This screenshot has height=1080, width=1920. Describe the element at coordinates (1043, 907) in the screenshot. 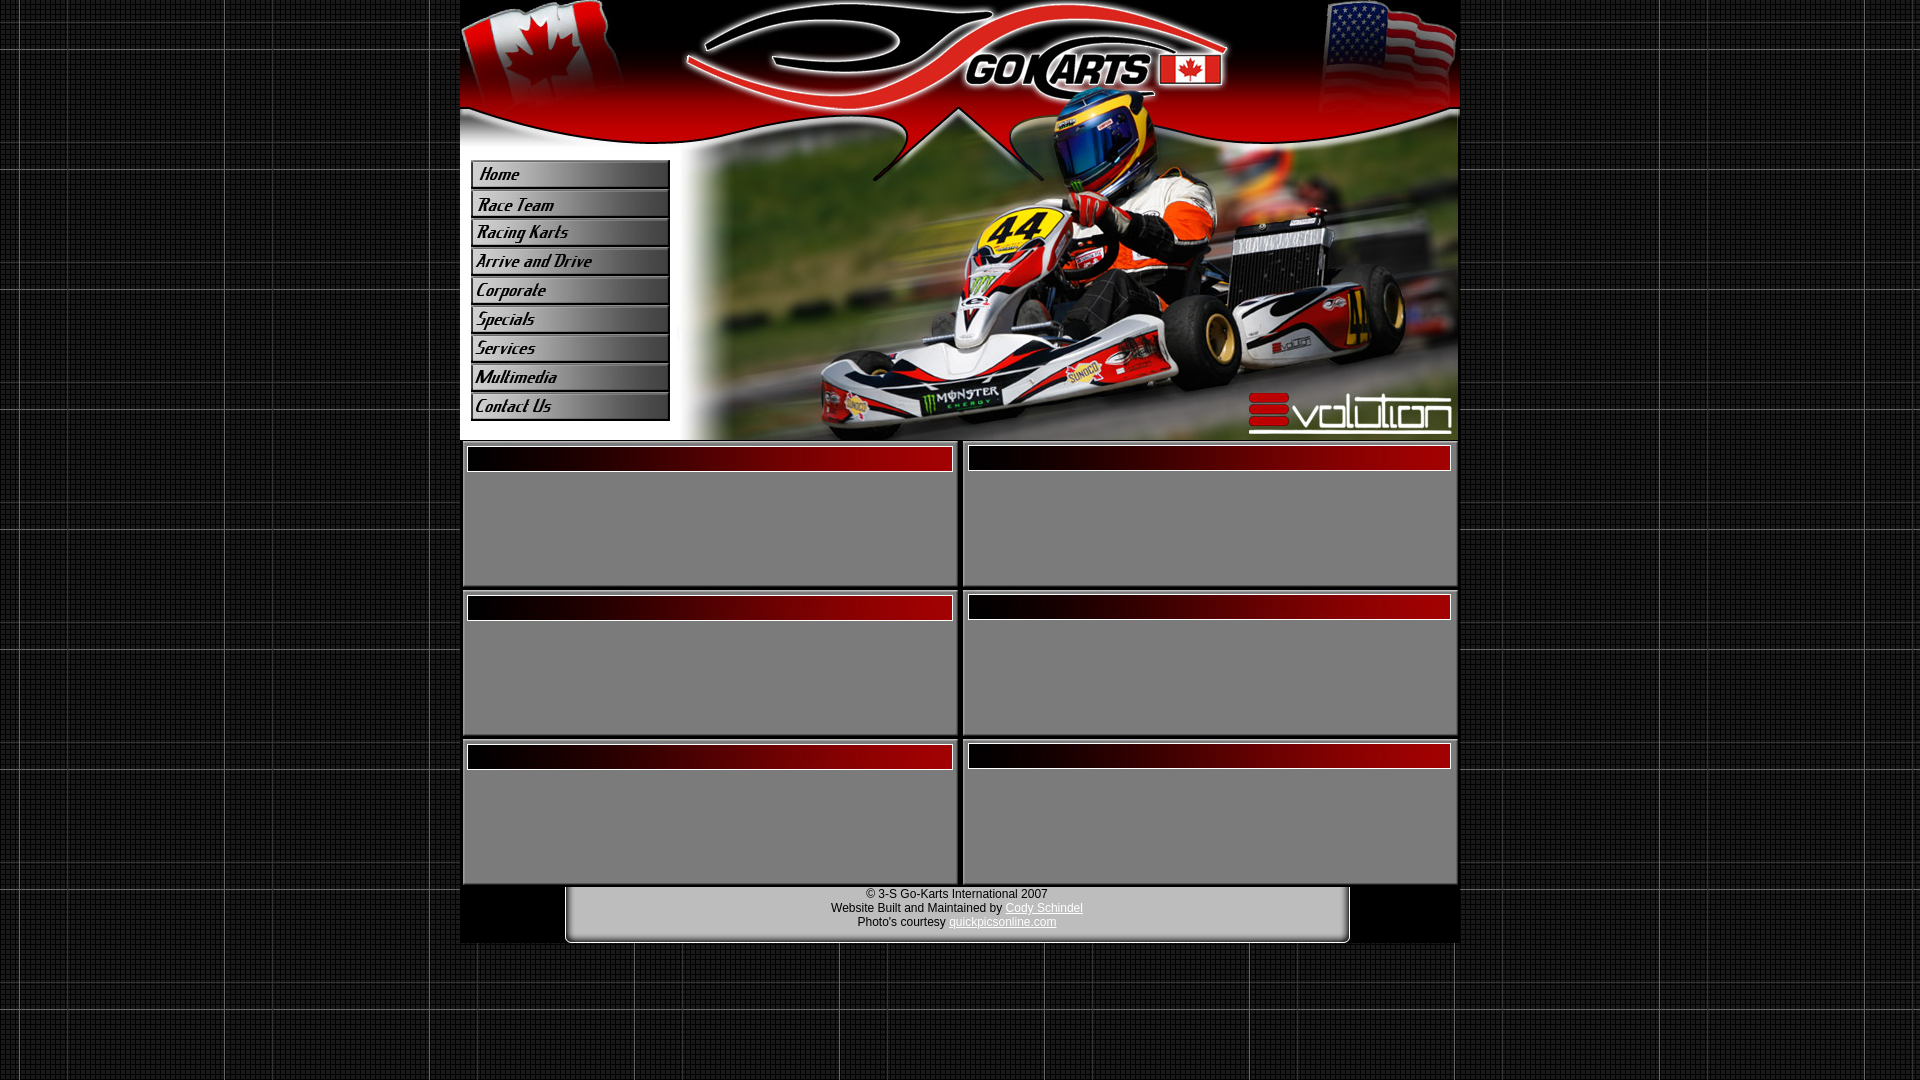

I see `'Cody Schindel'` at that location.